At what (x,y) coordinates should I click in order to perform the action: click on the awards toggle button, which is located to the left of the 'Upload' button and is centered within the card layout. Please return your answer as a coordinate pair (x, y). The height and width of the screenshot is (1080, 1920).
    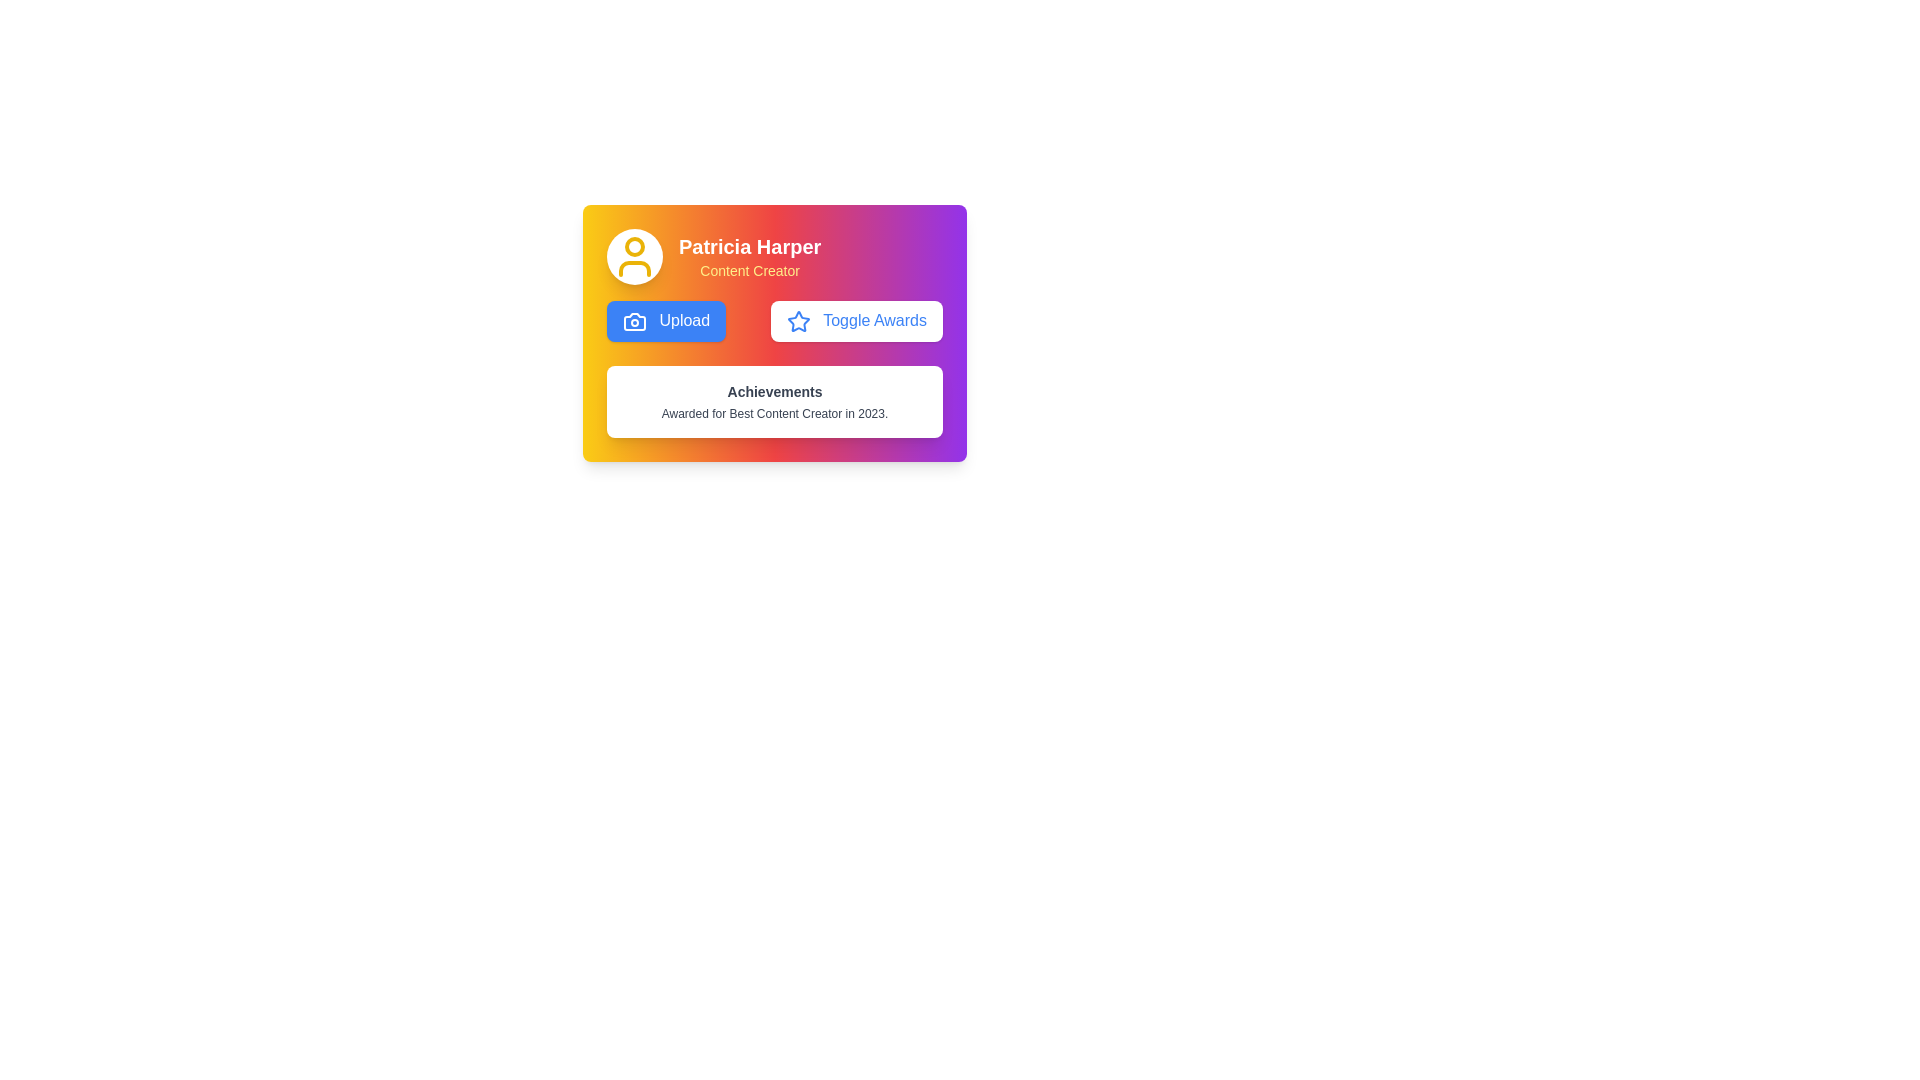
    Looking at the image, I should click on (857, 320).